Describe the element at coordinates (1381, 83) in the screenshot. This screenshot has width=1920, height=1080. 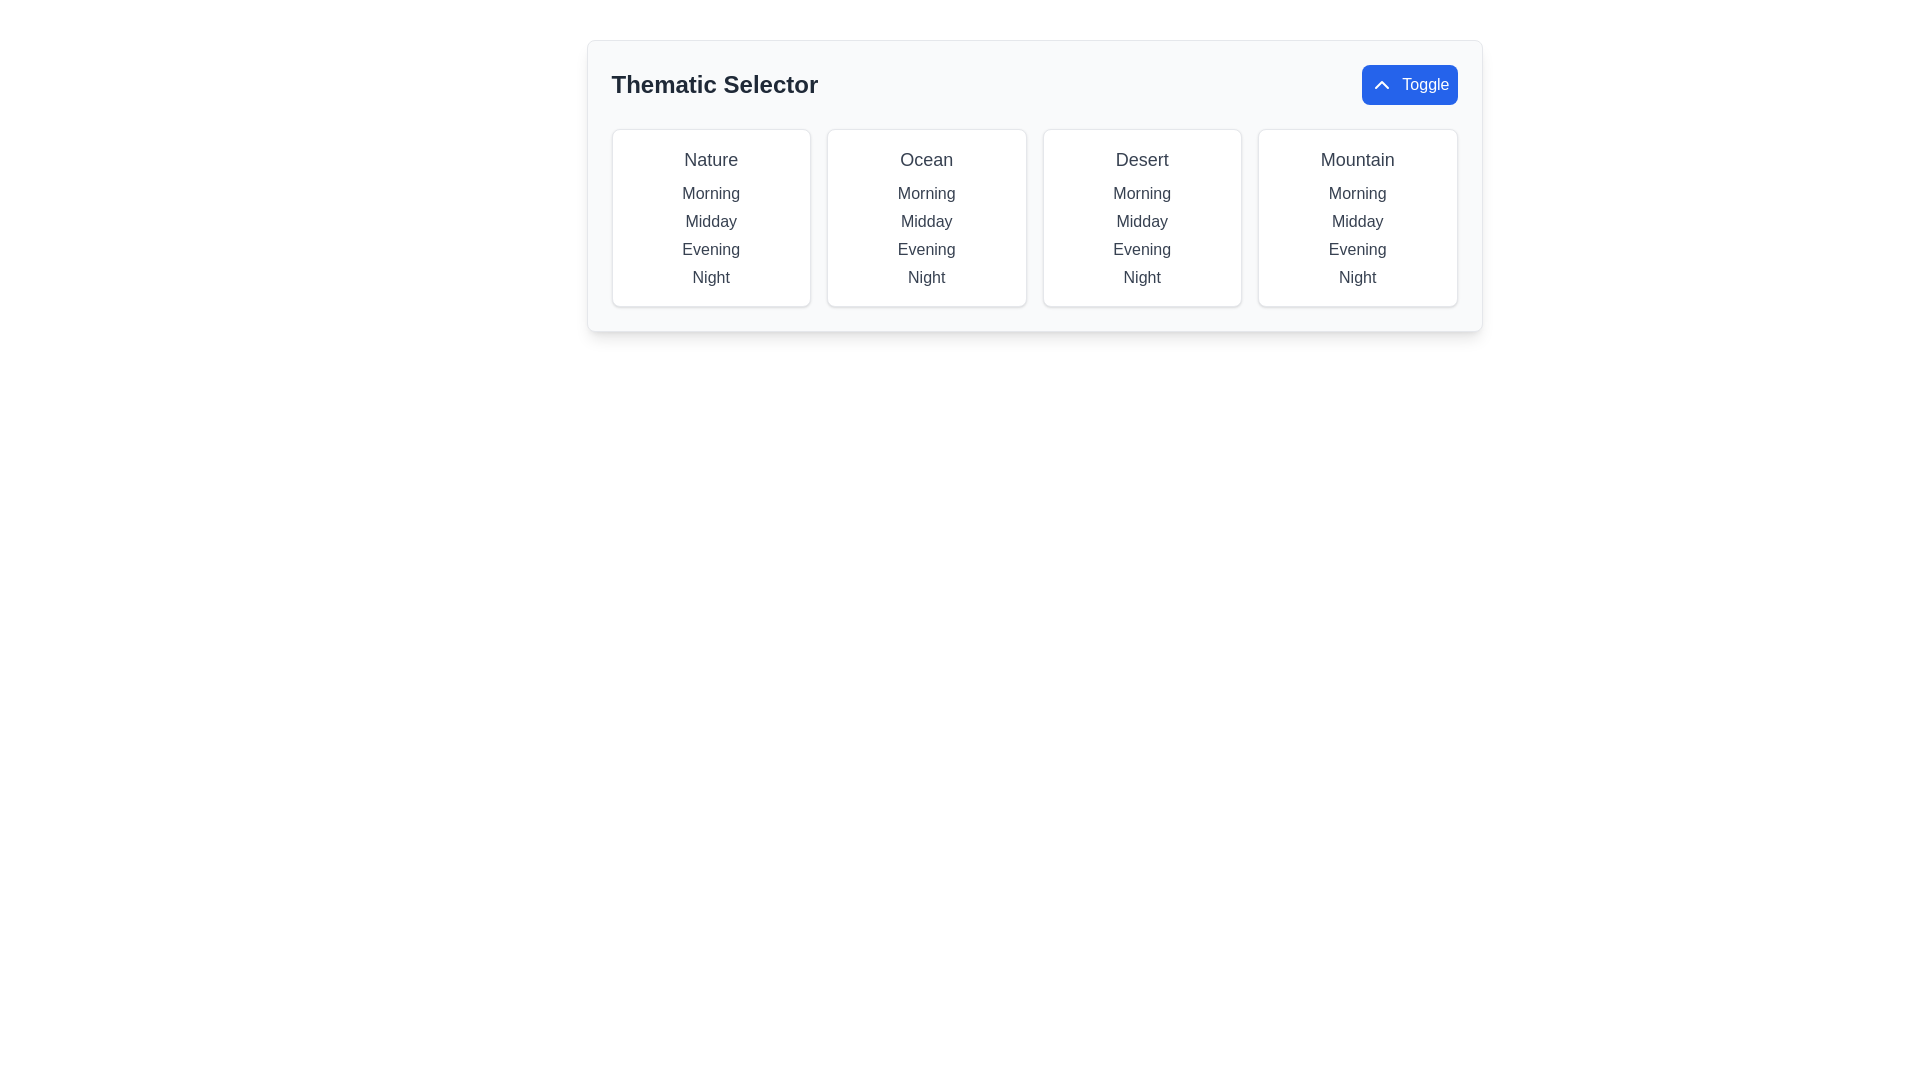
I see `the upward-pointing chevron icon within the blue 'Toggle' button located in the top-right corner of the 'Thematic Selector' card` at that location.